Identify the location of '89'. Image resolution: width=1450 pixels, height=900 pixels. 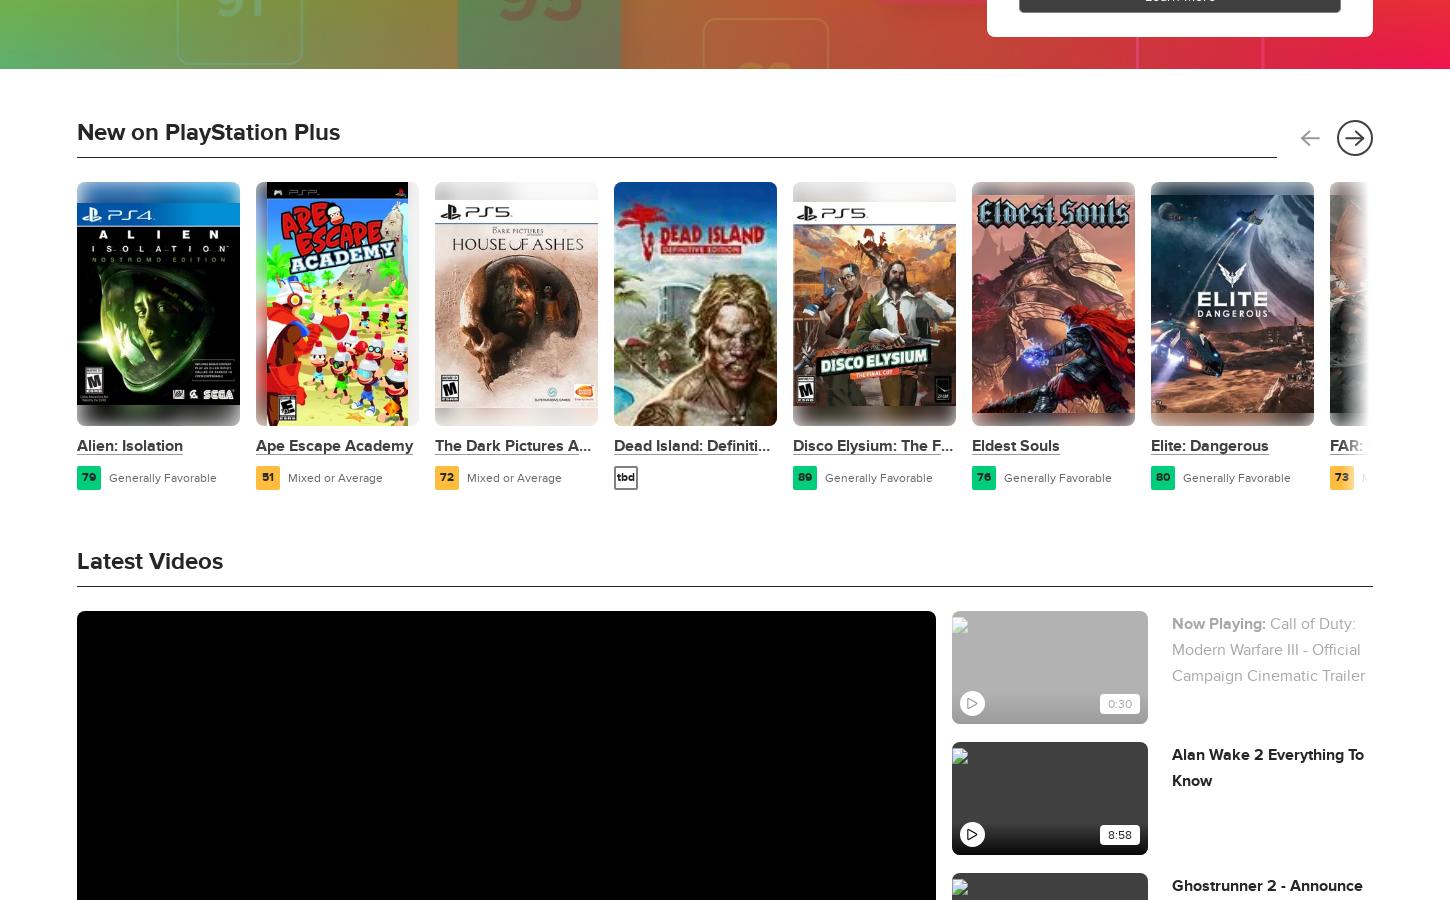
(797, 476).